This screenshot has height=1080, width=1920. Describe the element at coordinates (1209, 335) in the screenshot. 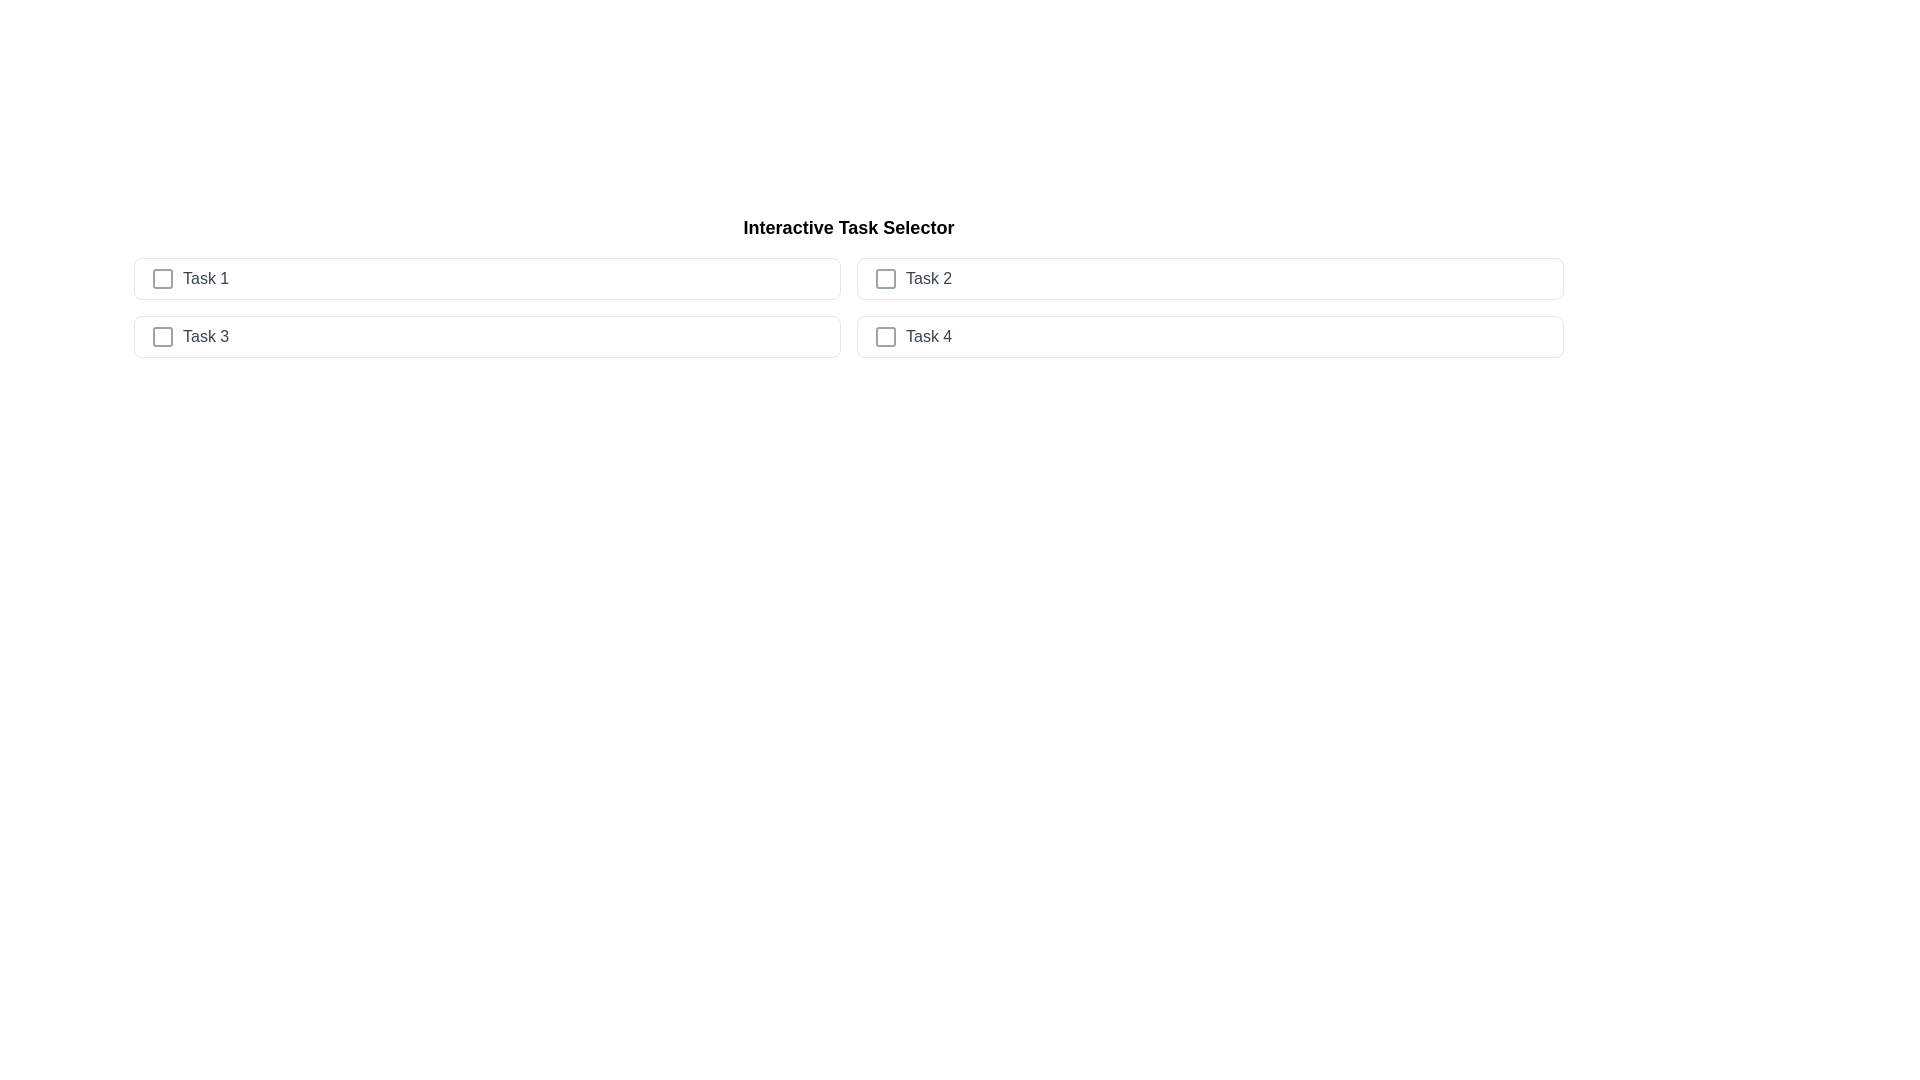

I see `the task item Task 4 to observe the hover effect` at that location.